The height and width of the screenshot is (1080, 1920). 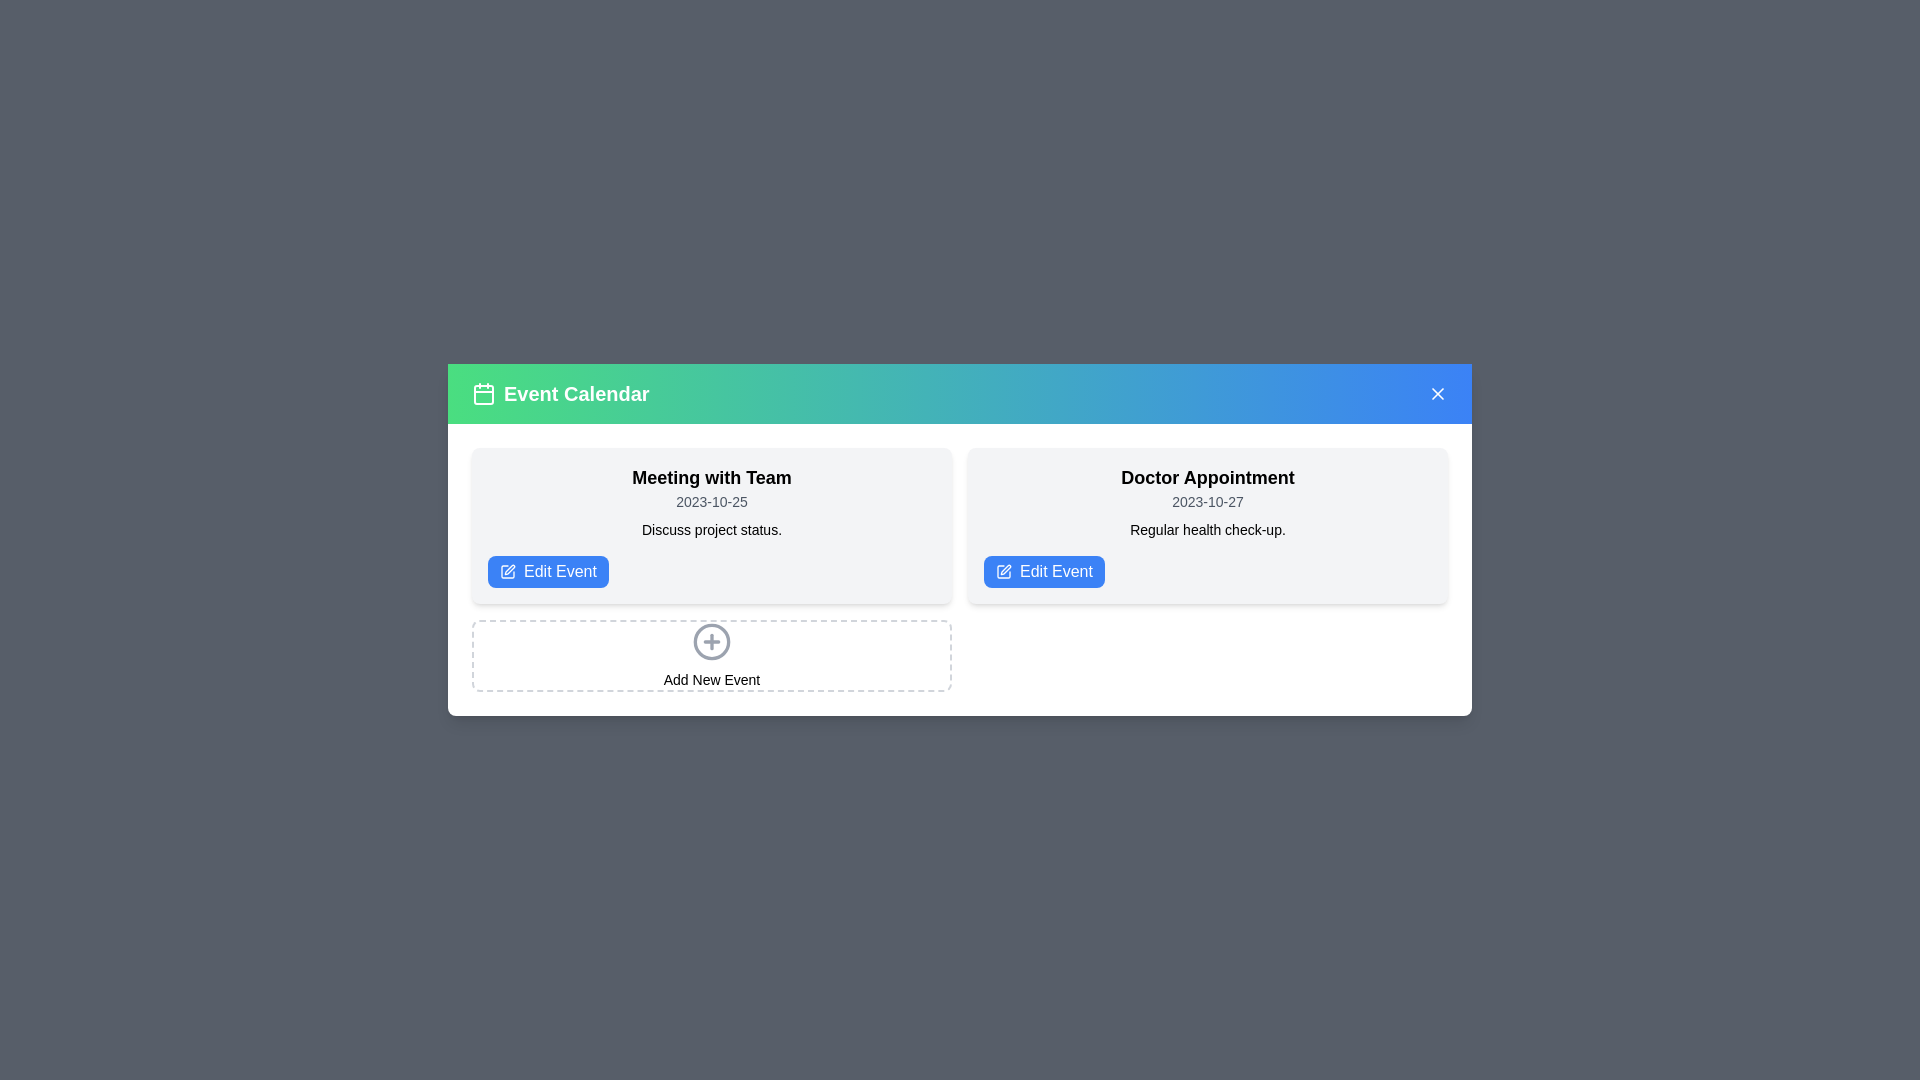 I want to click on the close button (X) located at the top-right corner of the dialog, so click(x=1437, y=393).